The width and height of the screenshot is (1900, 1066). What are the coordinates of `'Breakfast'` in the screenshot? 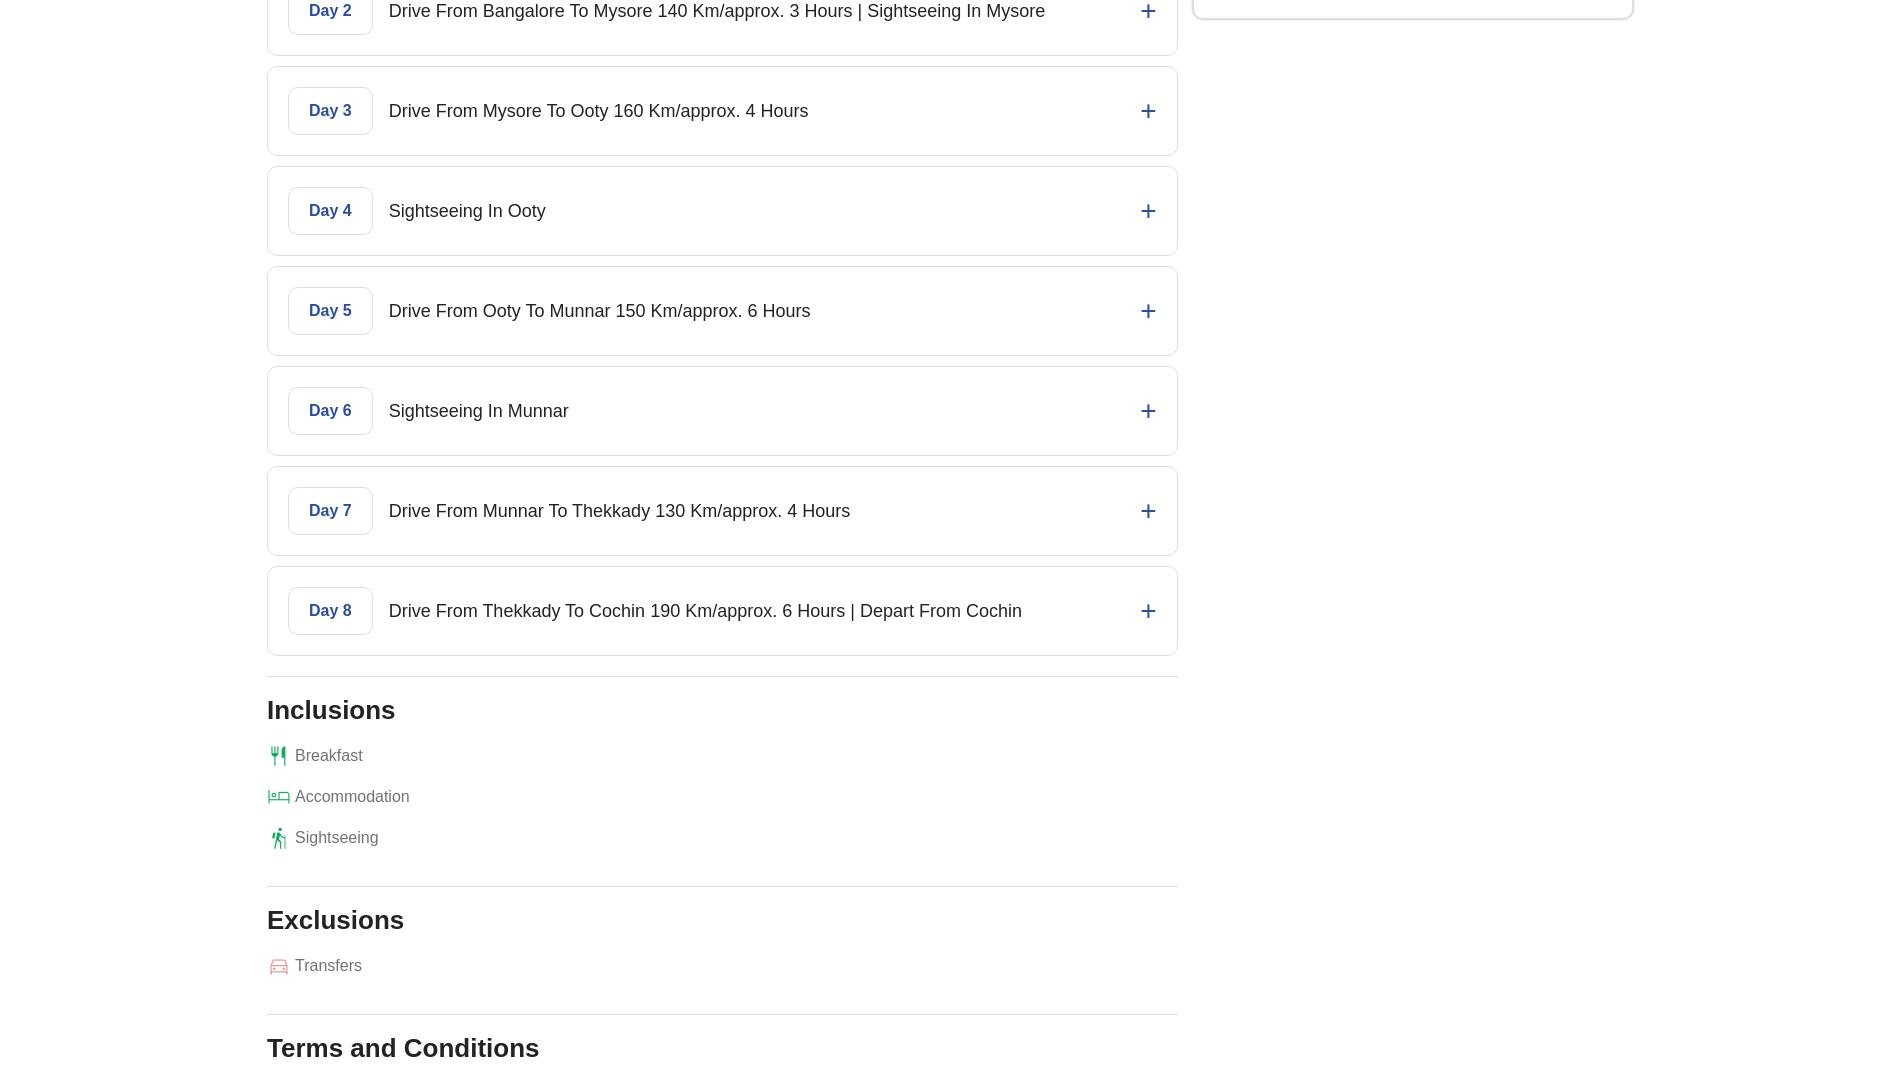 It's located at (327, 754).